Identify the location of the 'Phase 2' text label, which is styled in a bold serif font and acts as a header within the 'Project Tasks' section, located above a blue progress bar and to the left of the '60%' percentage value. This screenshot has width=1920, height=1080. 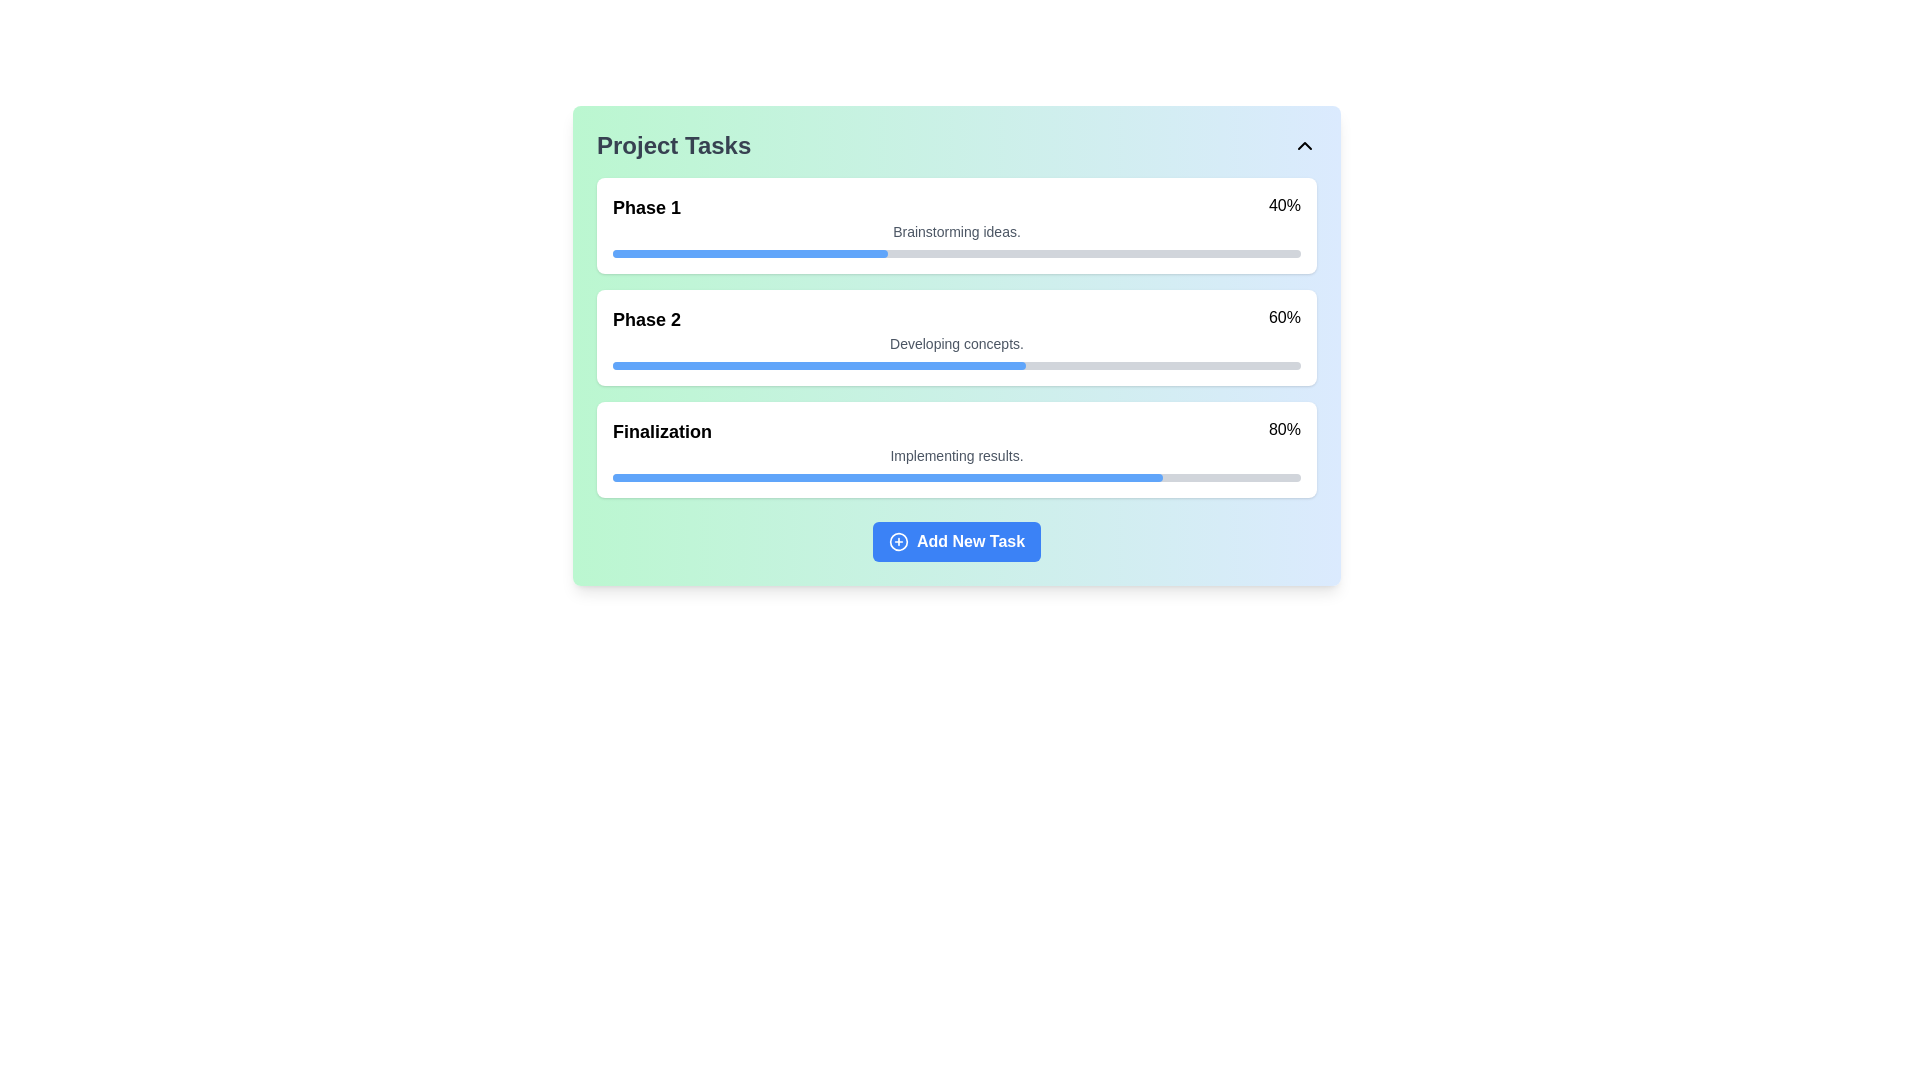
(647, 319).